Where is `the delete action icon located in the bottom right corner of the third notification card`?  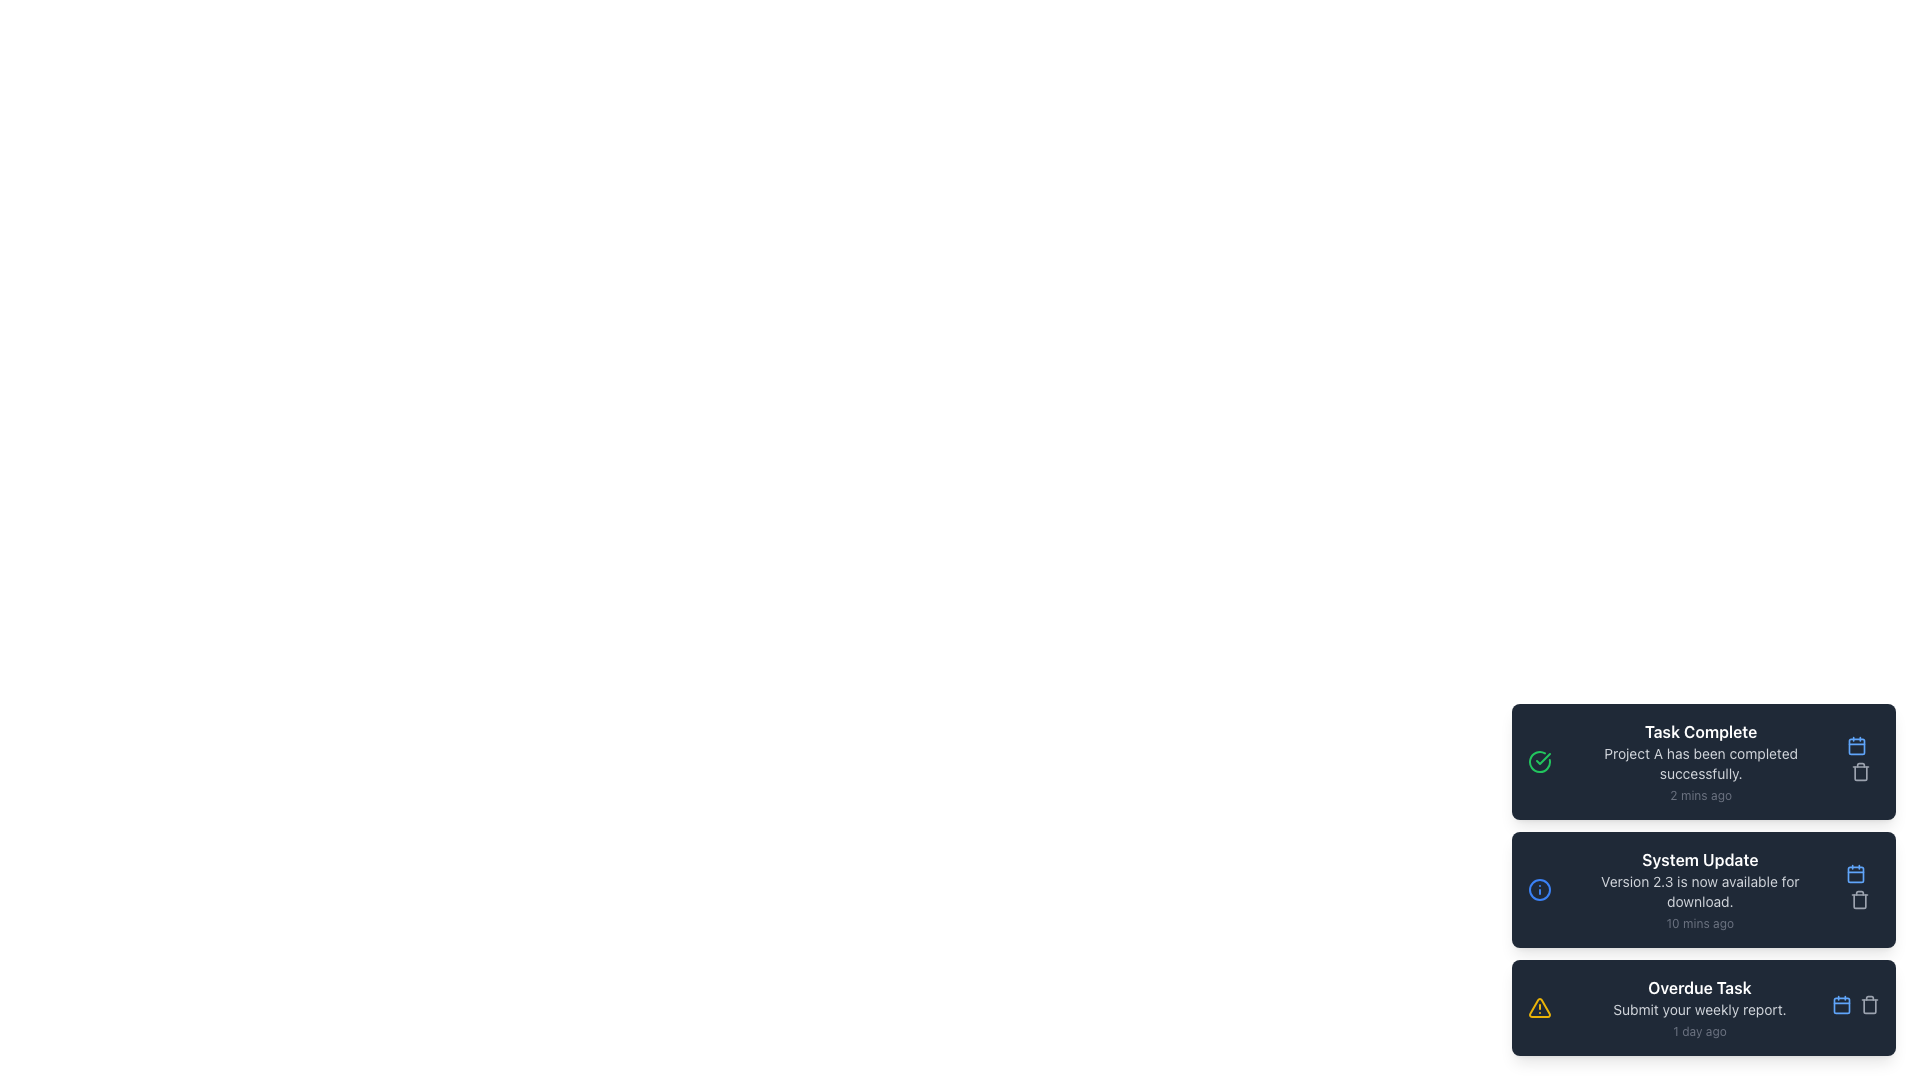
the delete action icon located in the bottom right corner of the third notification card is located at coordinates (1869, 1005).